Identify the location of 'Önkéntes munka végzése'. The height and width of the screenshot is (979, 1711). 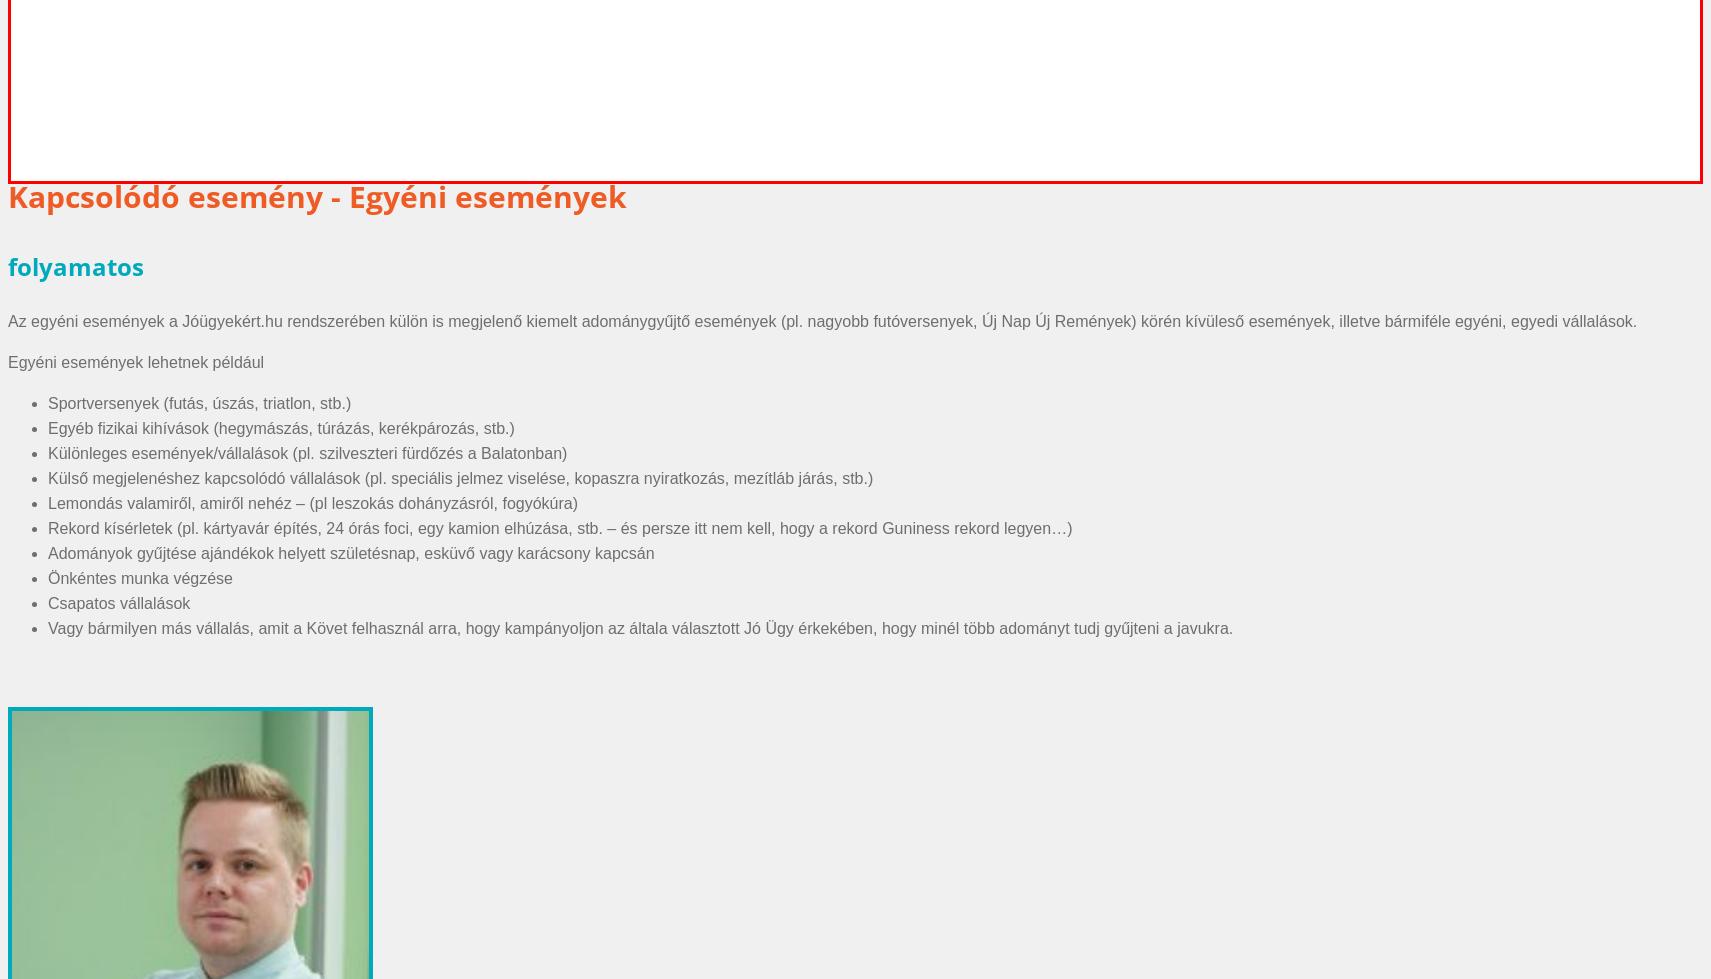
(139, 576).